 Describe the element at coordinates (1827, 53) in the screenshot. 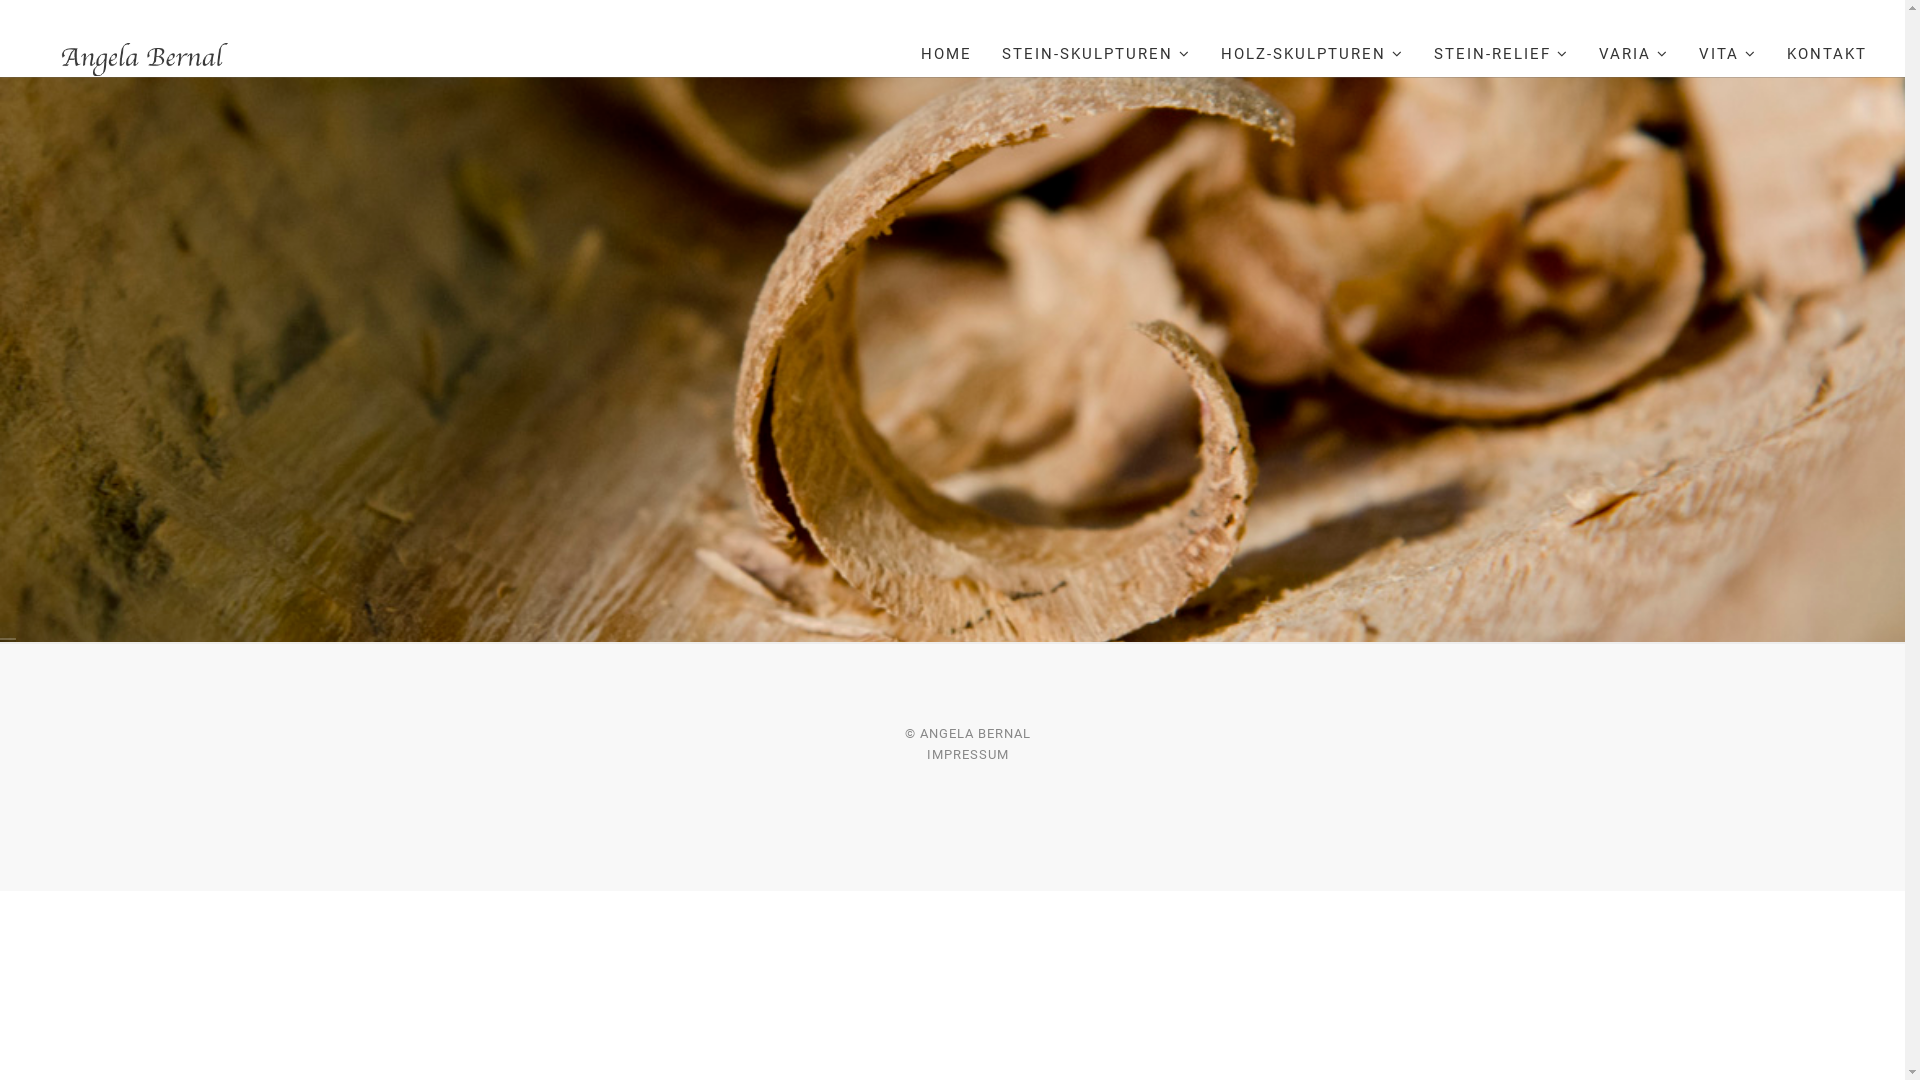

I see `'KONTAKT'` at that location.